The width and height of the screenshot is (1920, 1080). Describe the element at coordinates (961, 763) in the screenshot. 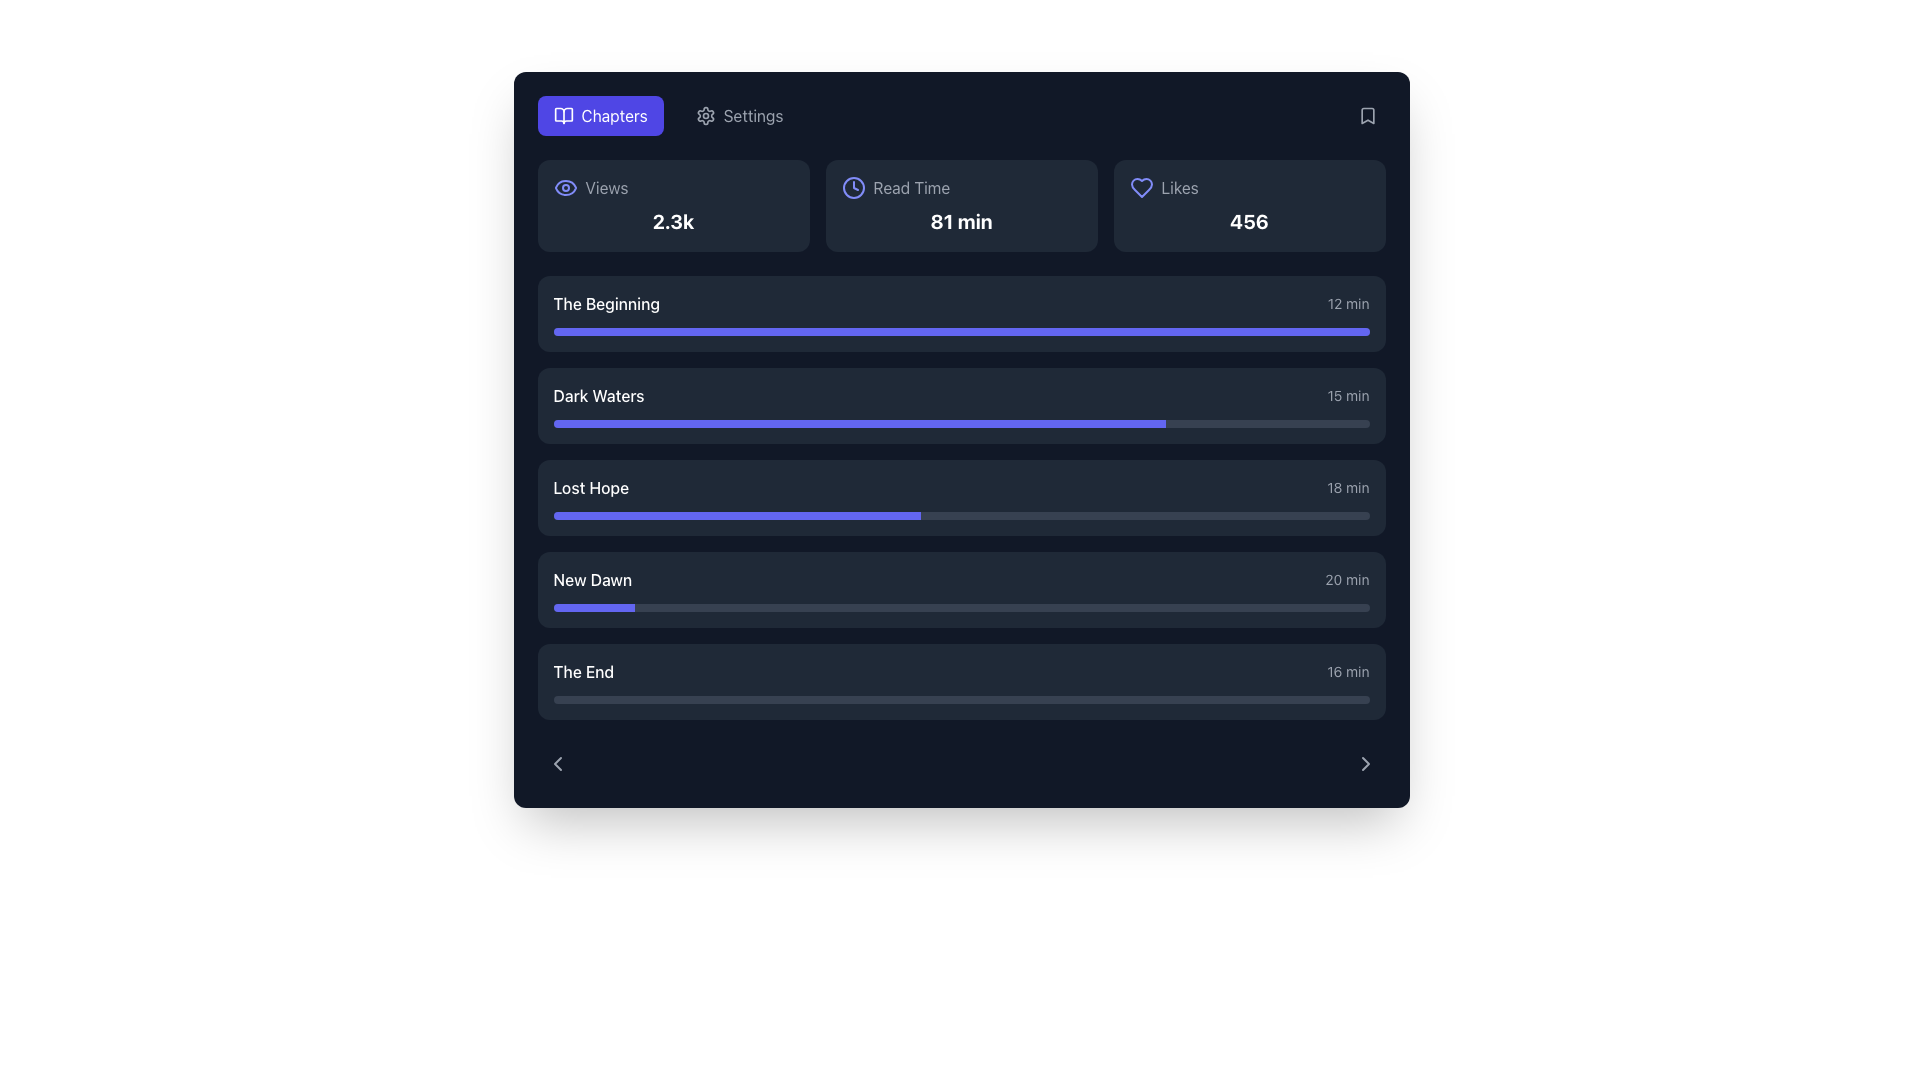

I see `the left navigation button on the control bar located at the bottom of the interface` at that location.